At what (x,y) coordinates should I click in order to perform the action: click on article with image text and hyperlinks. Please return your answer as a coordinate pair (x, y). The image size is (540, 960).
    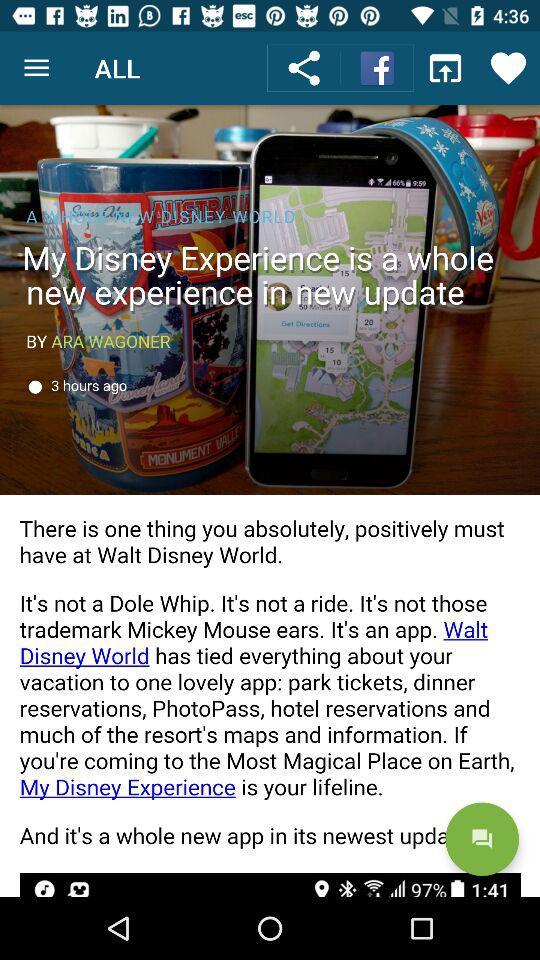
    Looking at the image, I should click on (270, 500).